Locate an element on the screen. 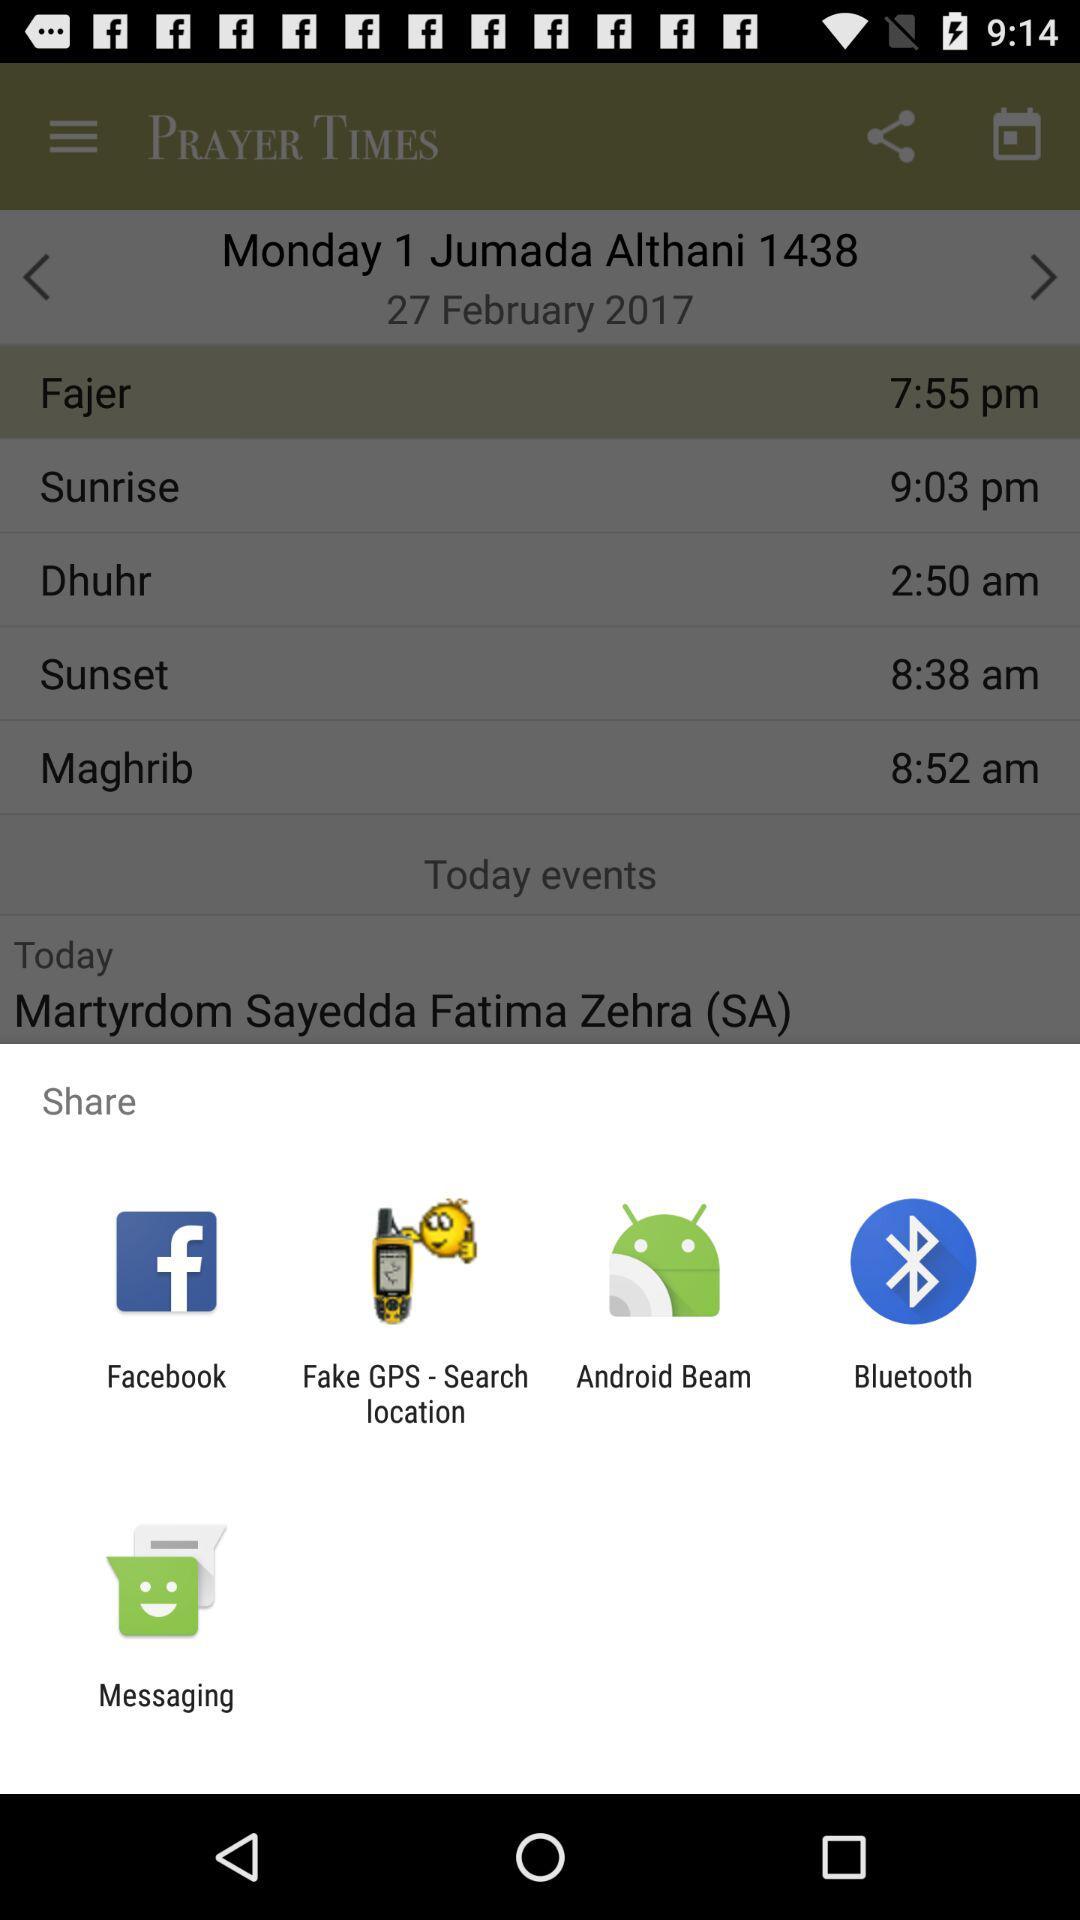 Image resolution: width=1080 pixels, height=1920 pixels. fake gps search is located at coordinates (414, 1392).